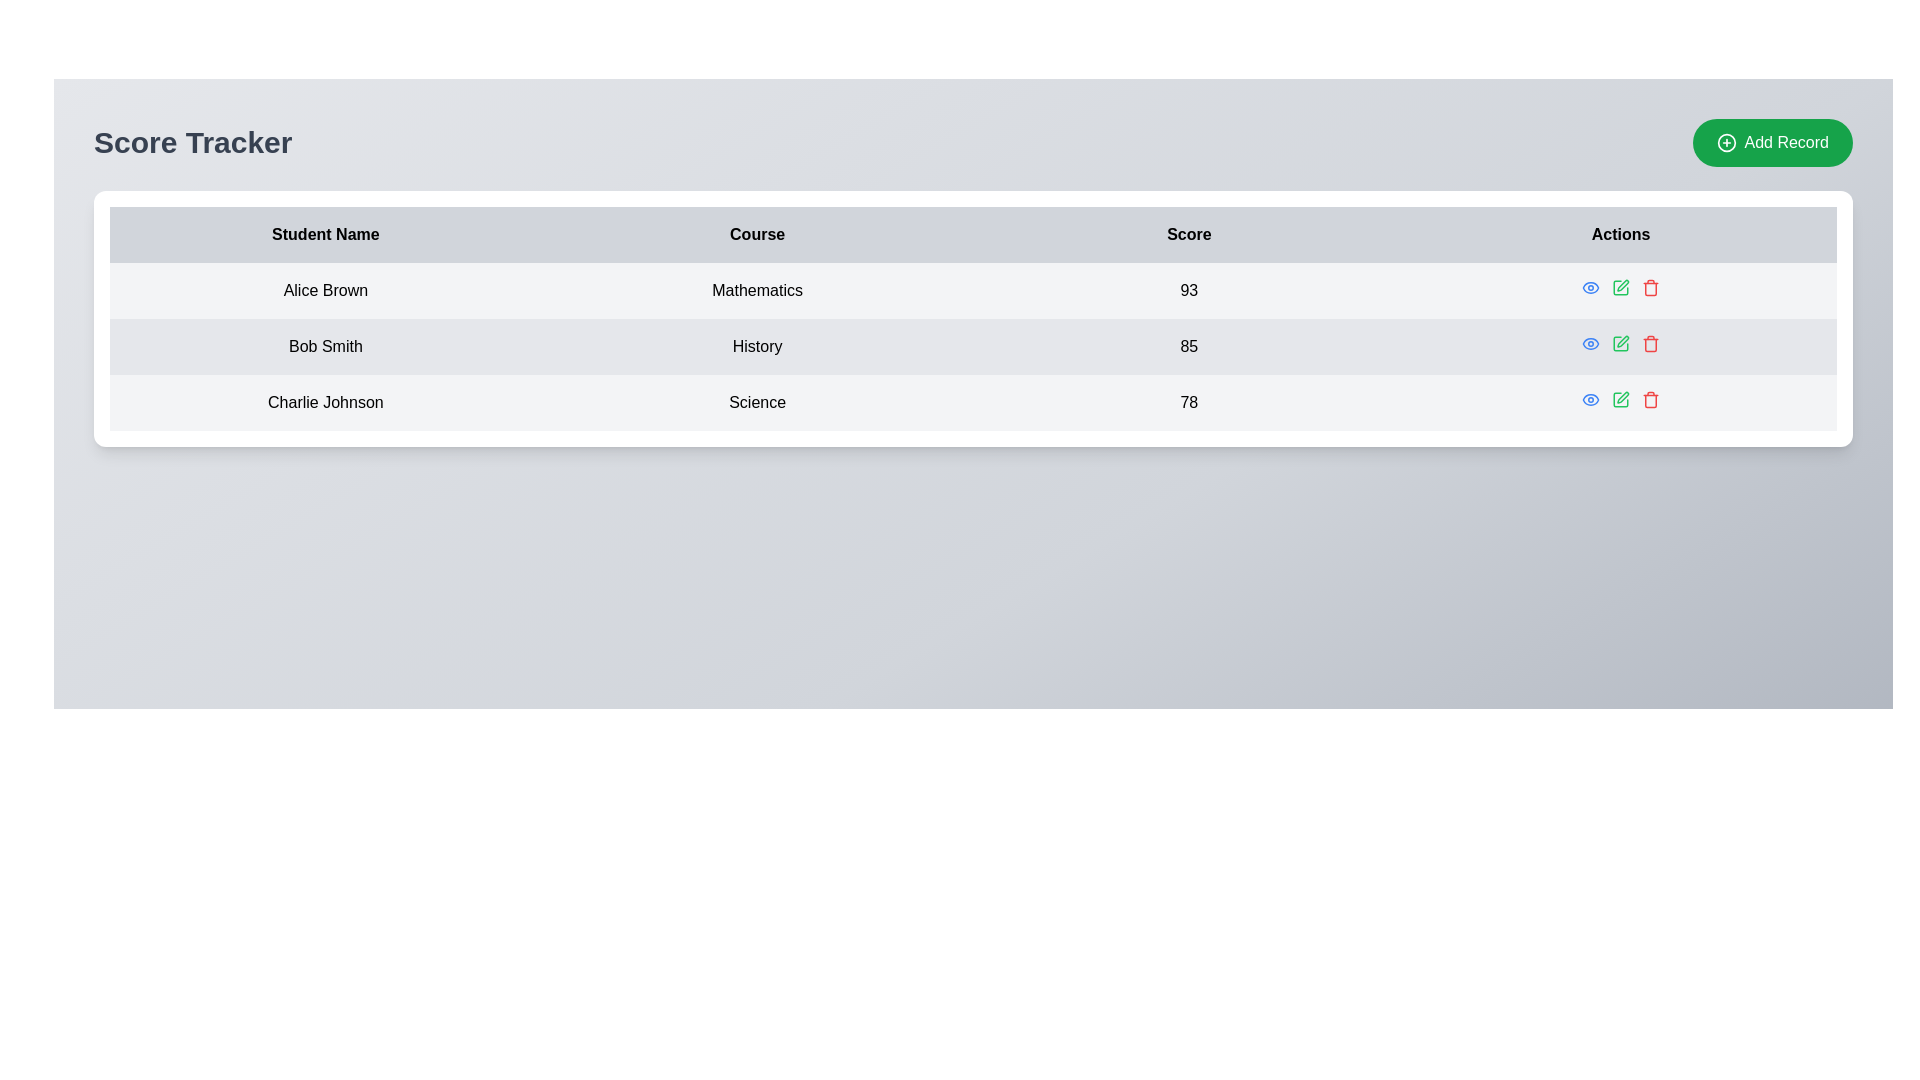 This screenshot has height=1080, width=1920. Describe the element at coordinates (1725, 141) in the screenshot. I see `the SVG Circle element that visually represents the boundary of an icon with a plus sign, located in the top-right corner of the user interface as part of the green 'Add Record' button` at that location.